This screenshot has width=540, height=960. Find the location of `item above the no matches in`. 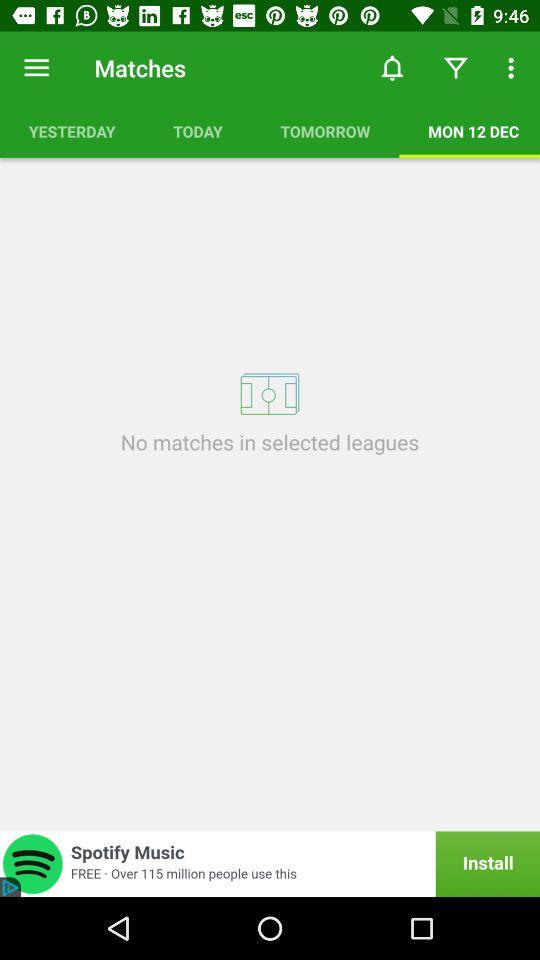

item above the no matches in is located at coordinates (270, 393).